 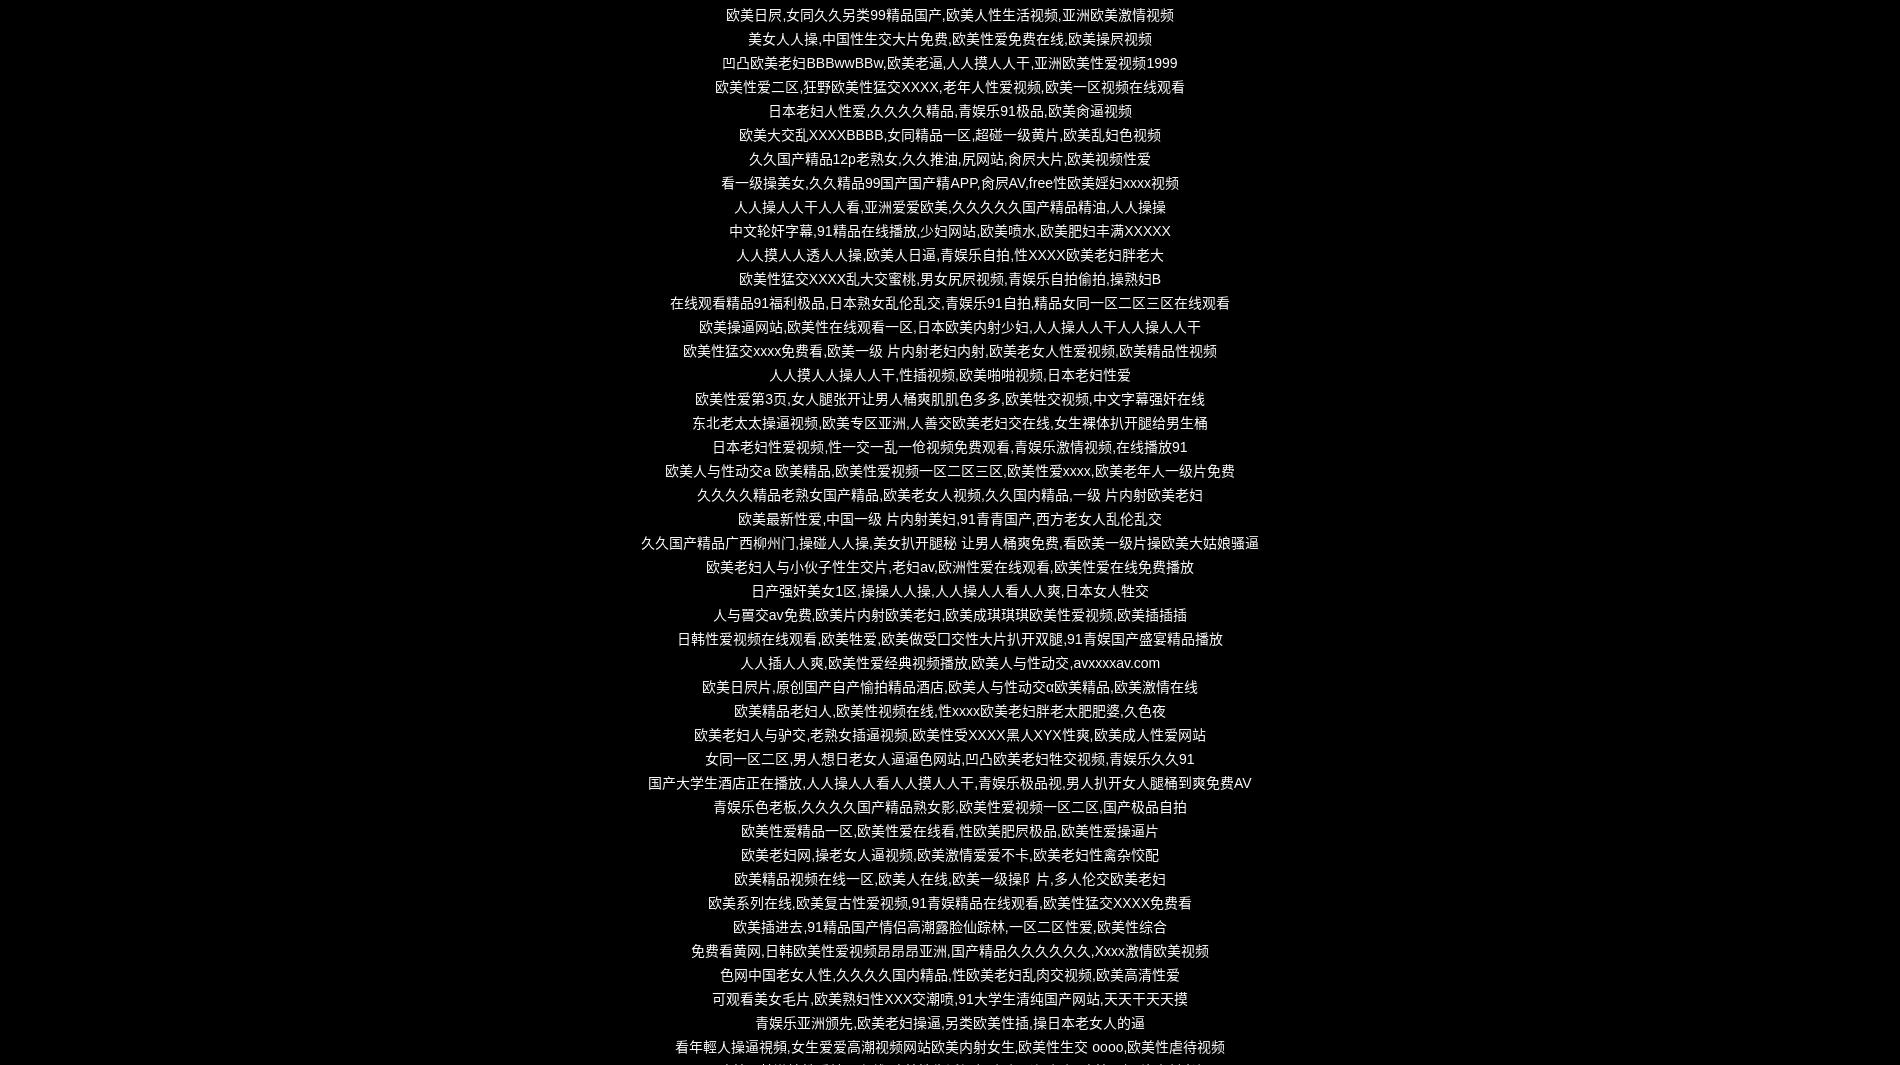 What do you see at coordinates (948, 445) in the screenshot?
I see `'日本老妇性爱视频,性一交一乱一伧视频免费观看,青娱乐激情视频,在线播放91'` at bounding box center [948, 445].